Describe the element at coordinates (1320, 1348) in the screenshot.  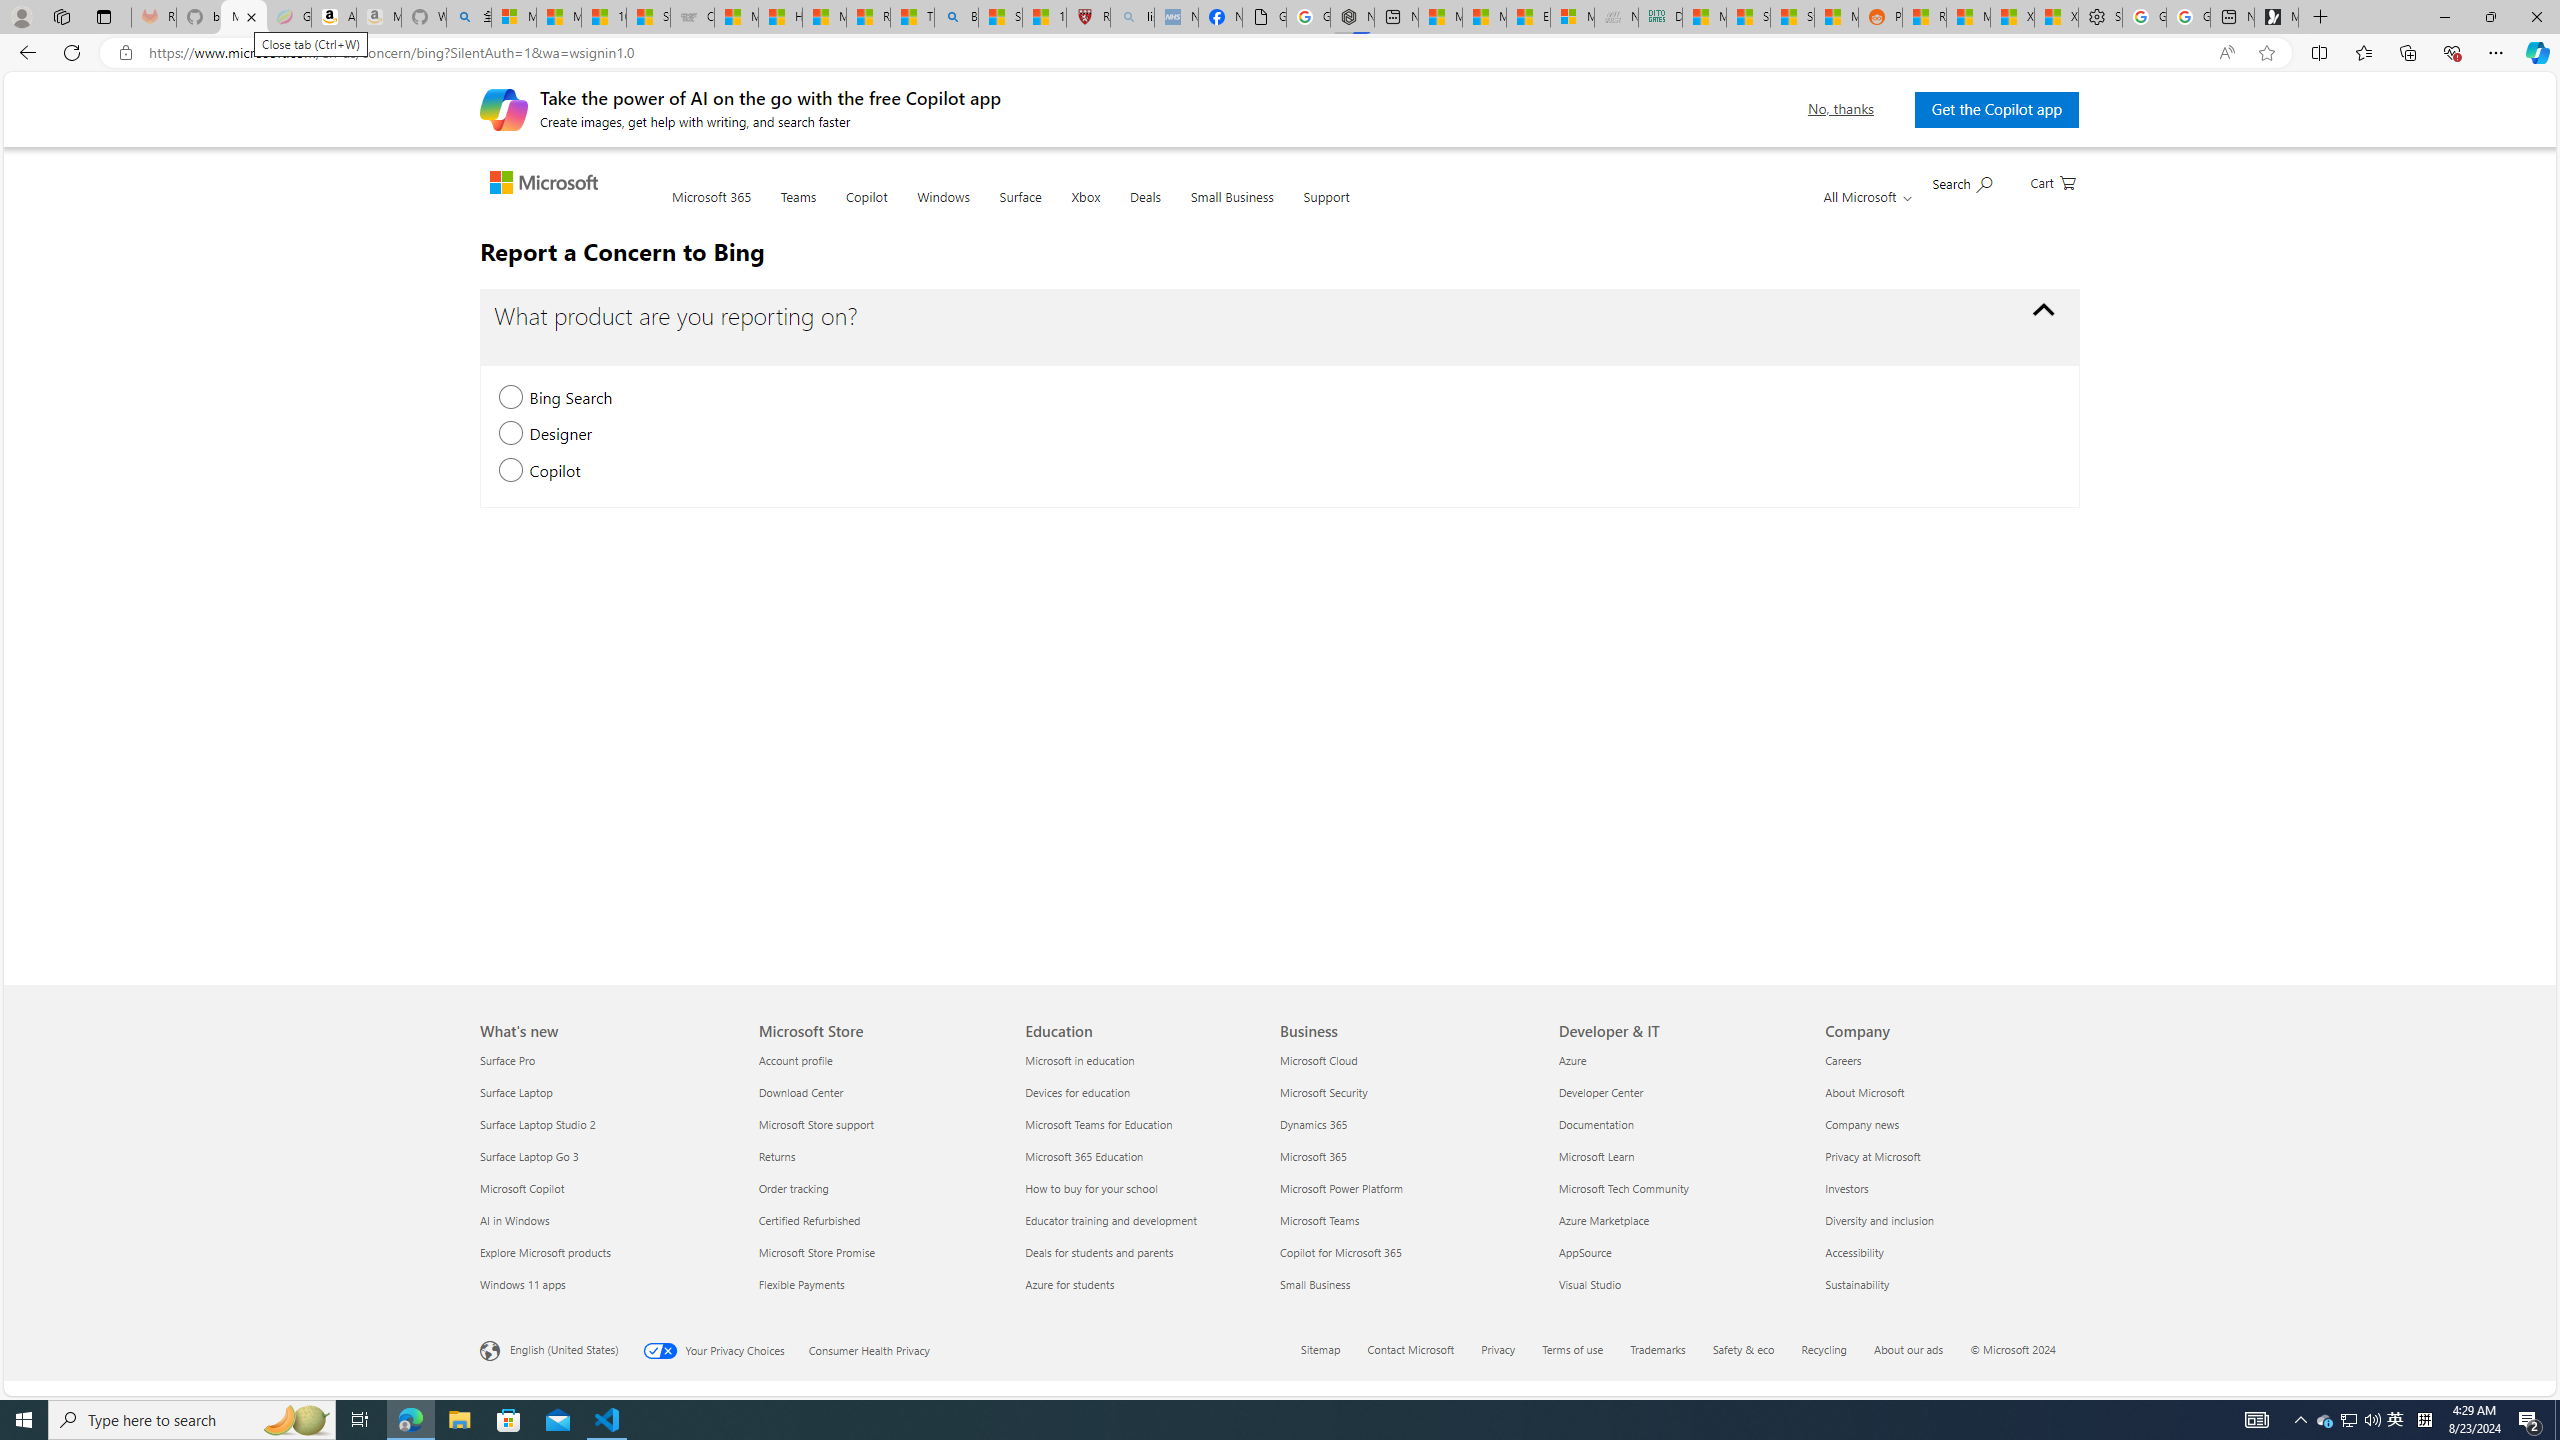
I see `'Sitemap'` at that location.